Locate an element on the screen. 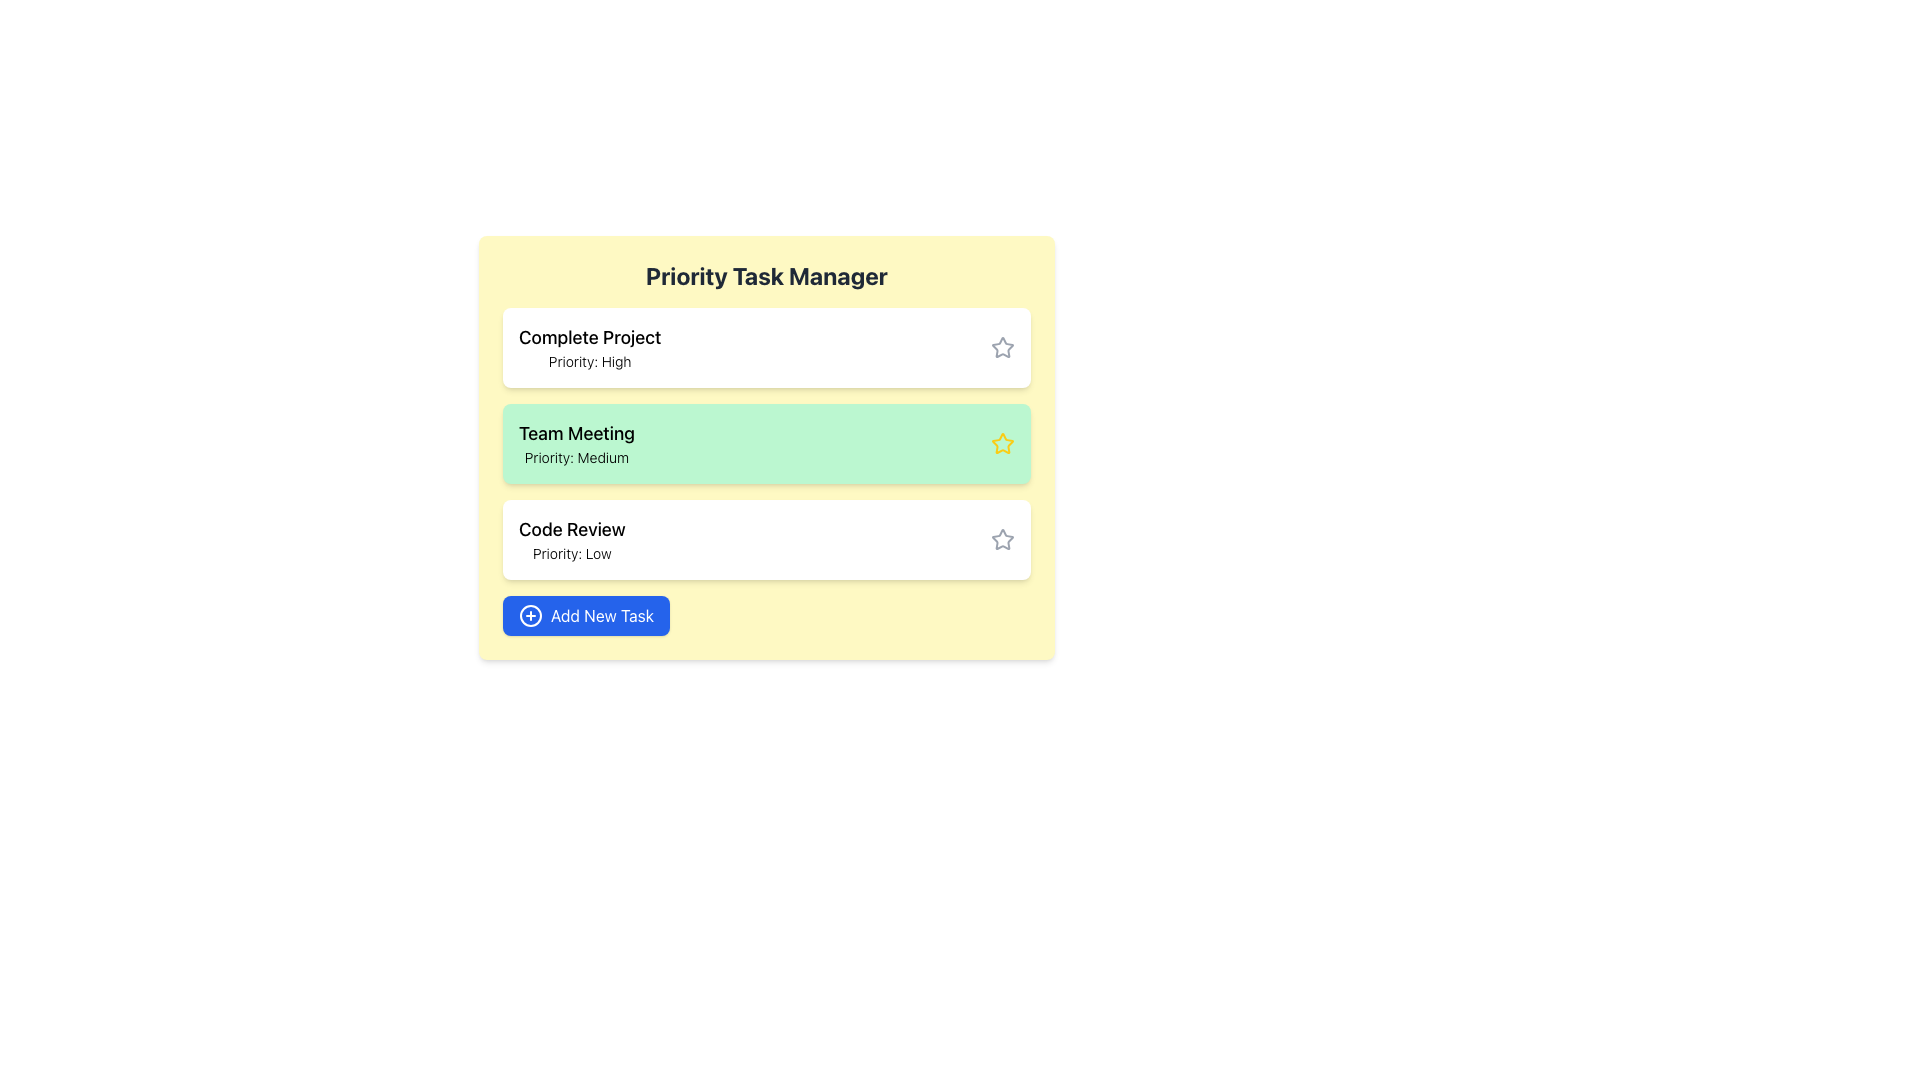  the 'Priority: Low' label located within the 'Code Review' task card, which provides additional detail as subtext beneath the main title 'Code Review' is located at coordinates (571, 554).